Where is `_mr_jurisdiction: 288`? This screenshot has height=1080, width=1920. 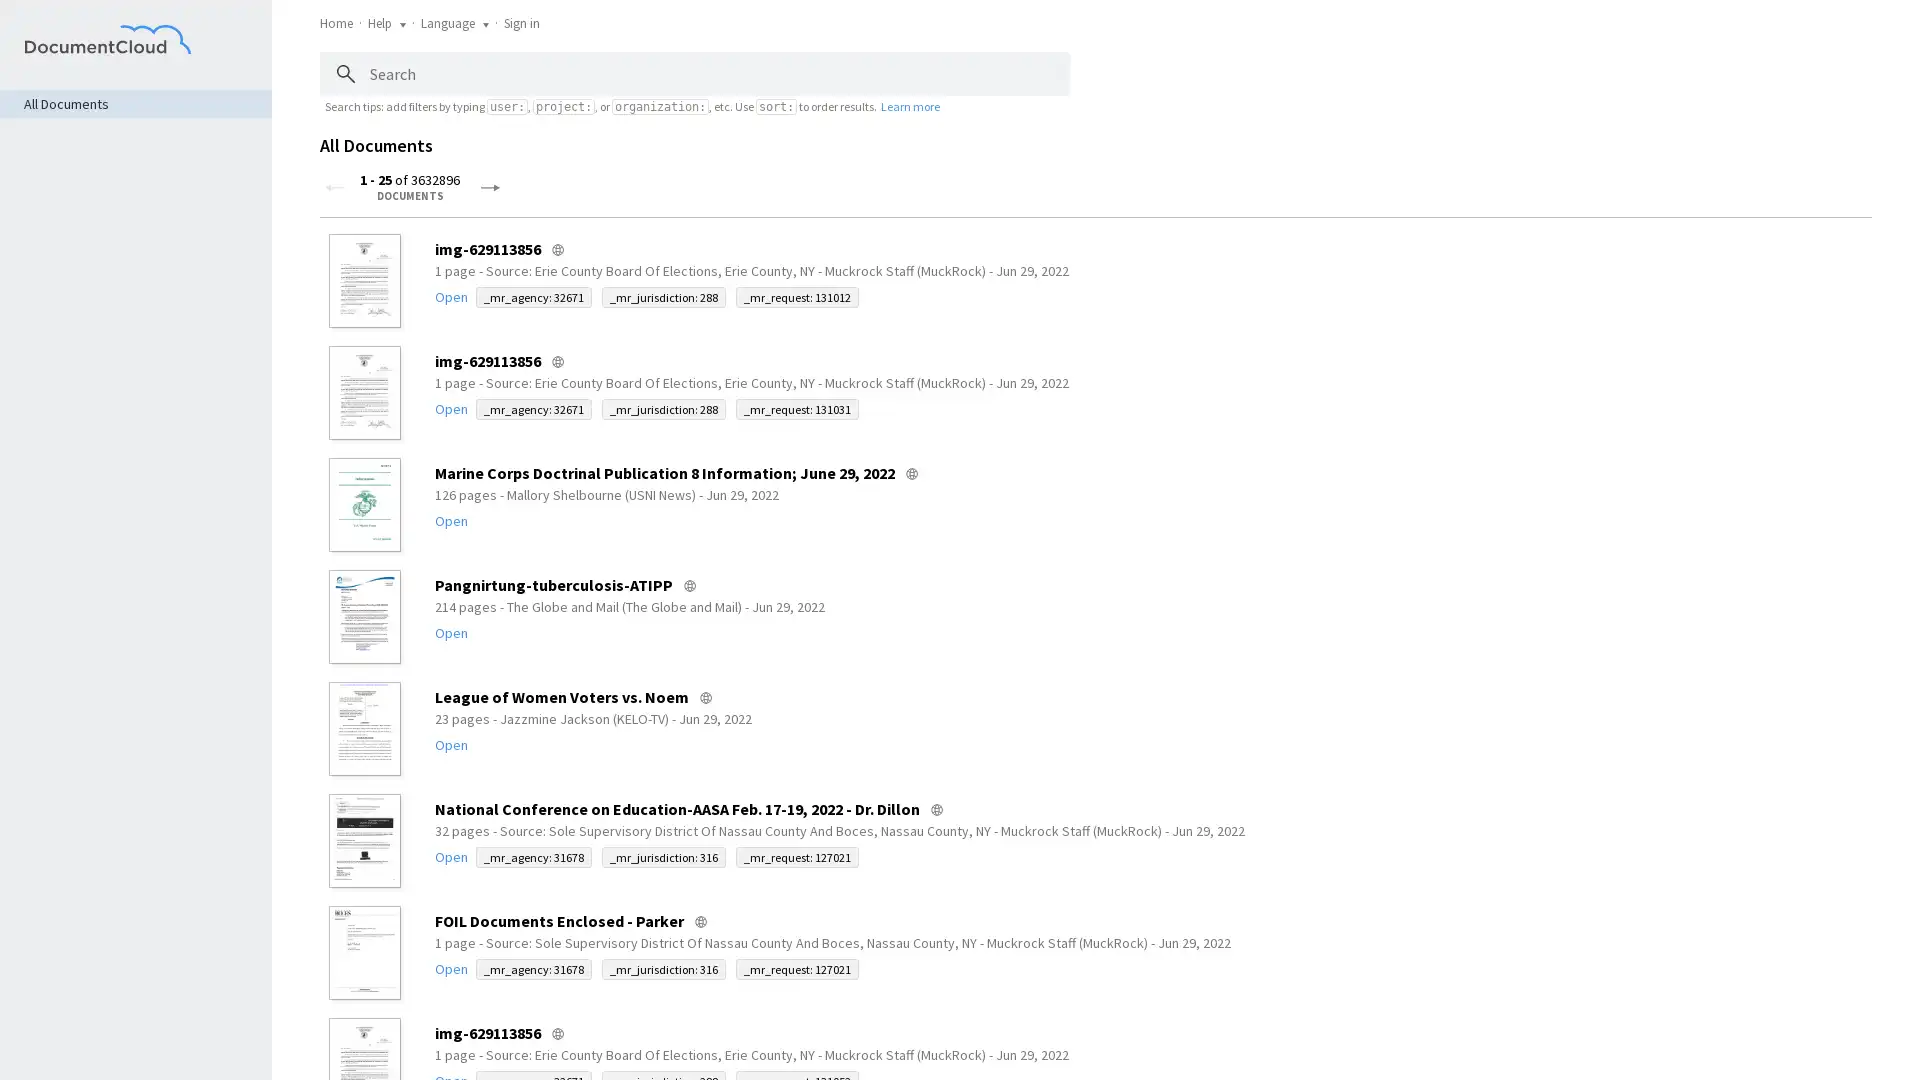 _mr_jurisdiction: 288 is located at coordinates (663, 296).